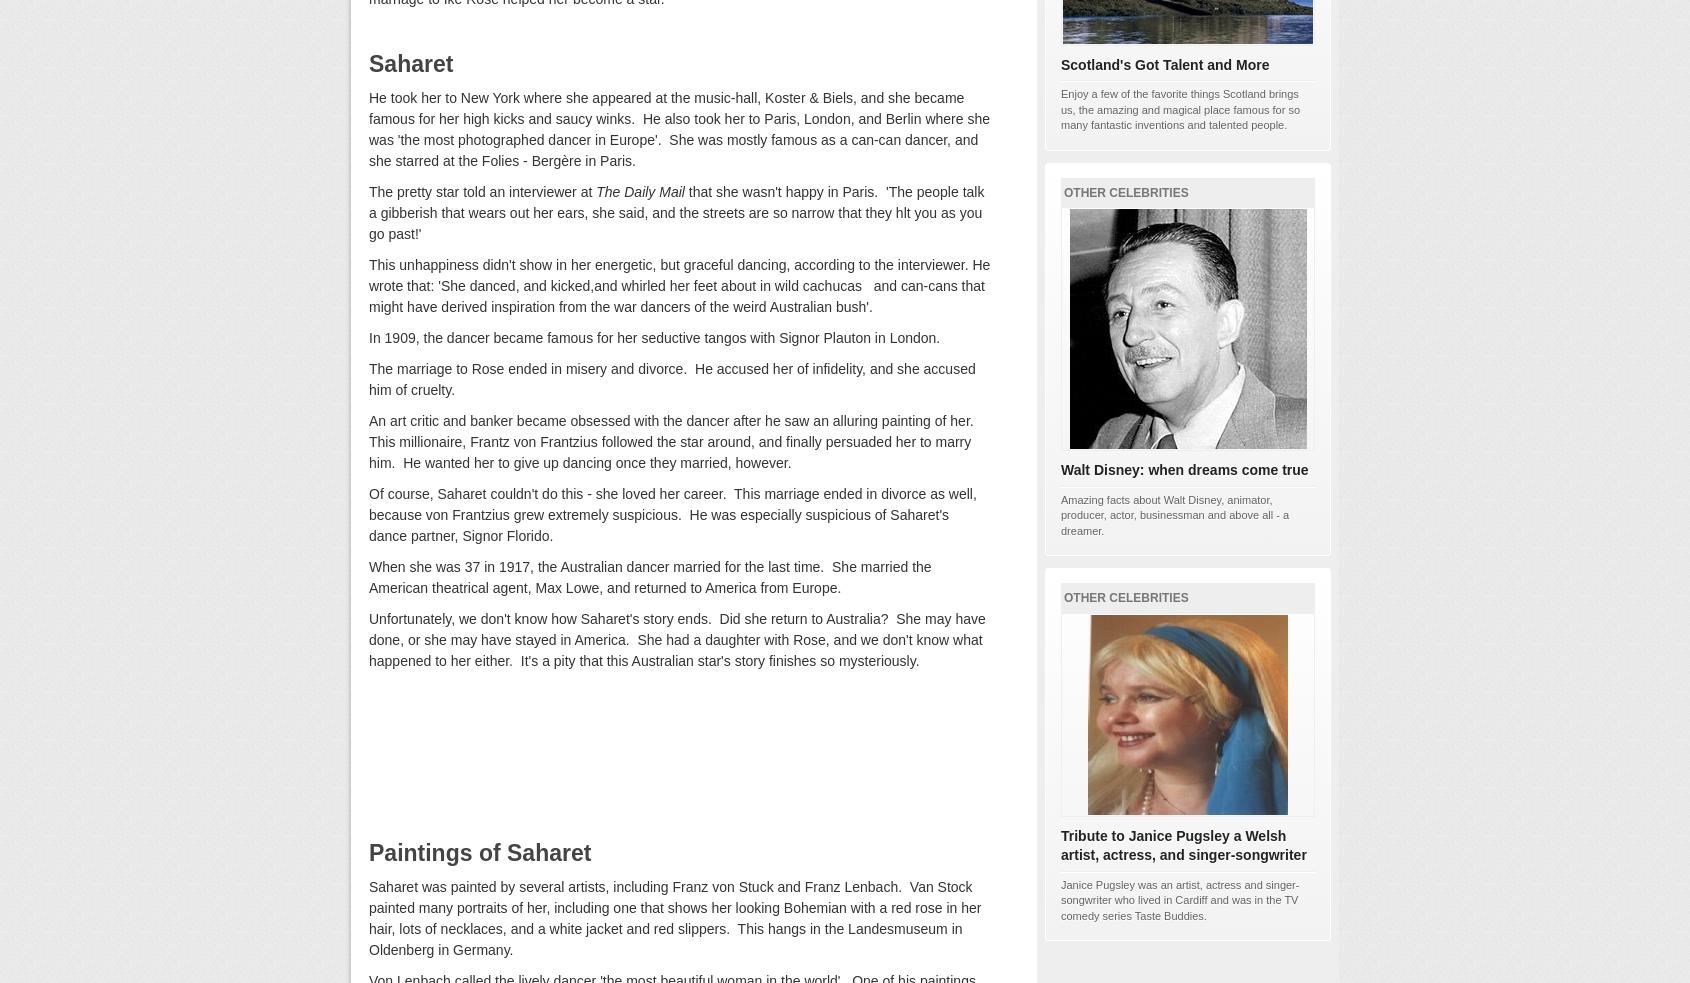 The height and width of the screenshot is (983, 1690). I want to click on 'Unfortunately, we don't know how Saharet's story ends.  Did she return to Australia?  She may have done, or she may have stayed in America.  She had a daughter with Rose, and we don't know what happened to her either.  It's a pity that this Australian star's story finishes so mysteriously.', so click(676, 639).